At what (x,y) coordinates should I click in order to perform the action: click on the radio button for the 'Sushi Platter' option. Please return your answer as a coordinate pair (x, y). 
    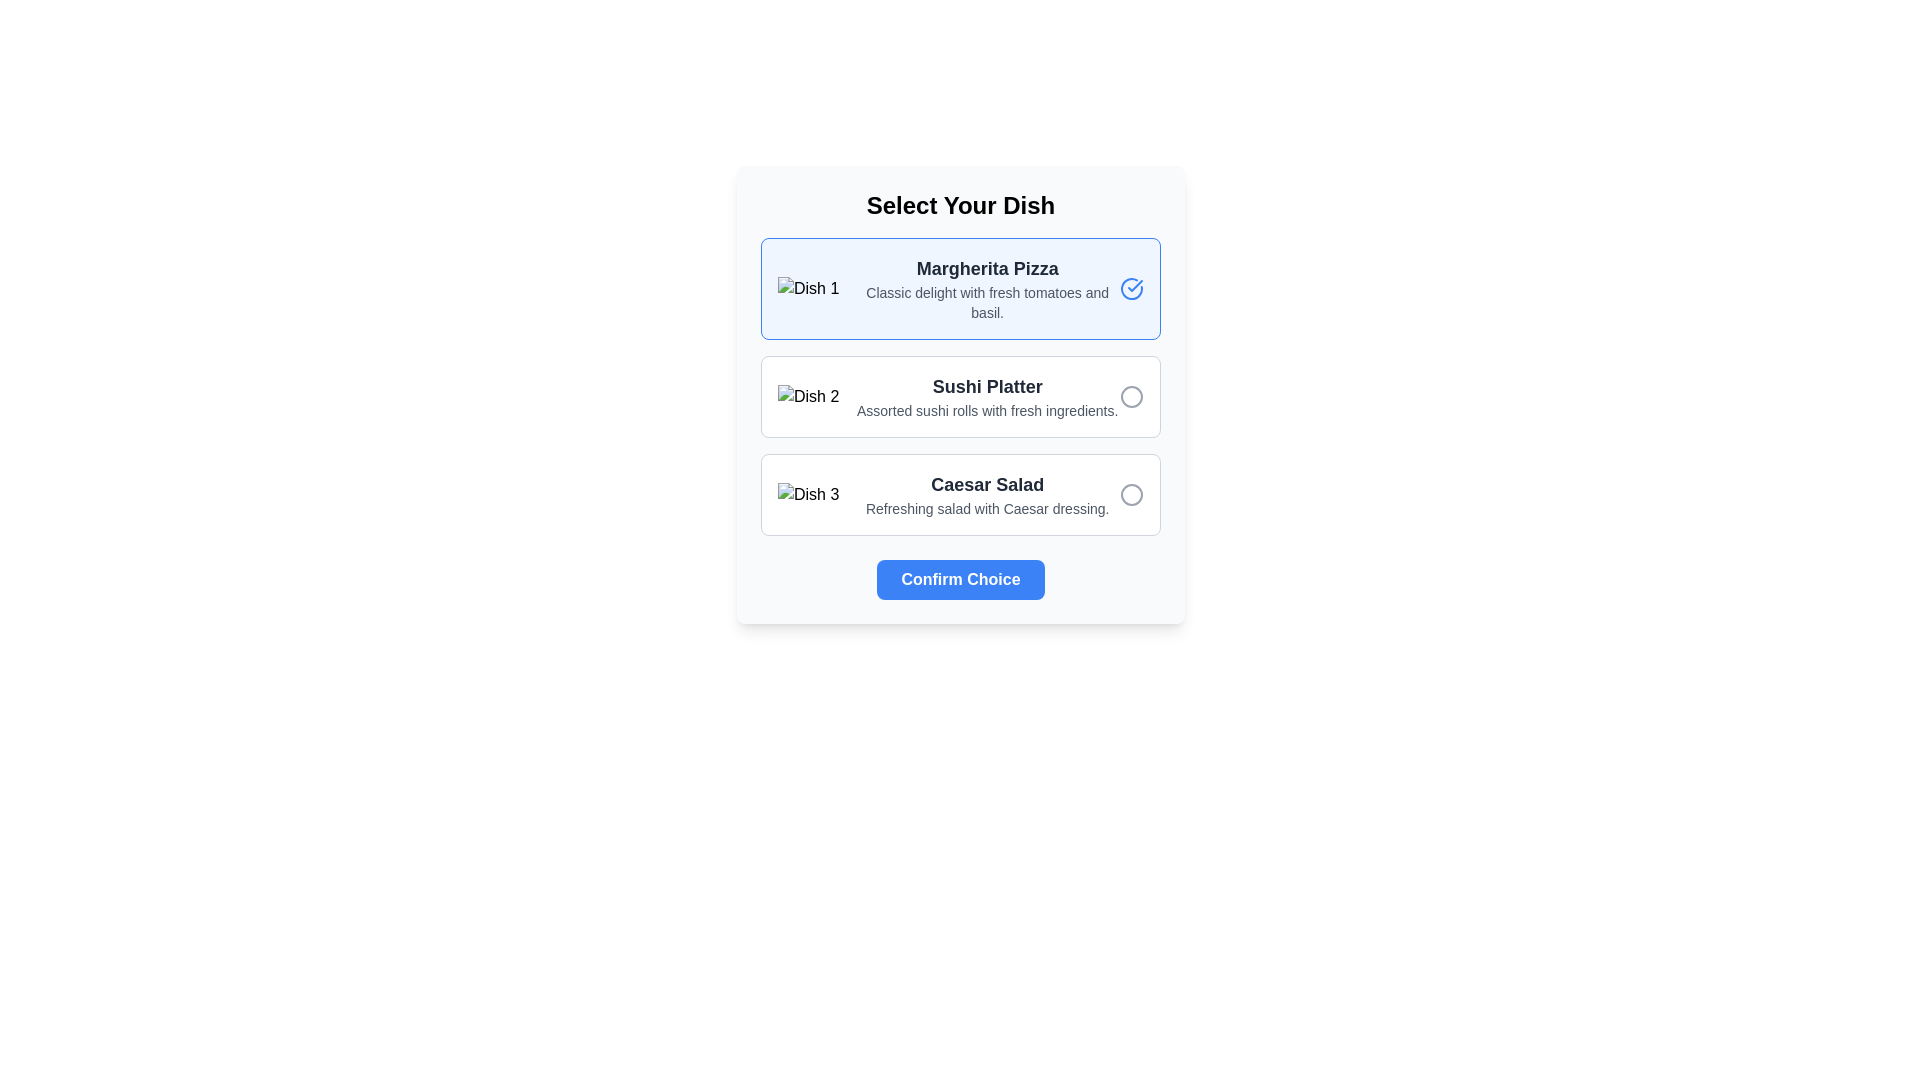
    Looking at the image, I should click on (1132, 397).